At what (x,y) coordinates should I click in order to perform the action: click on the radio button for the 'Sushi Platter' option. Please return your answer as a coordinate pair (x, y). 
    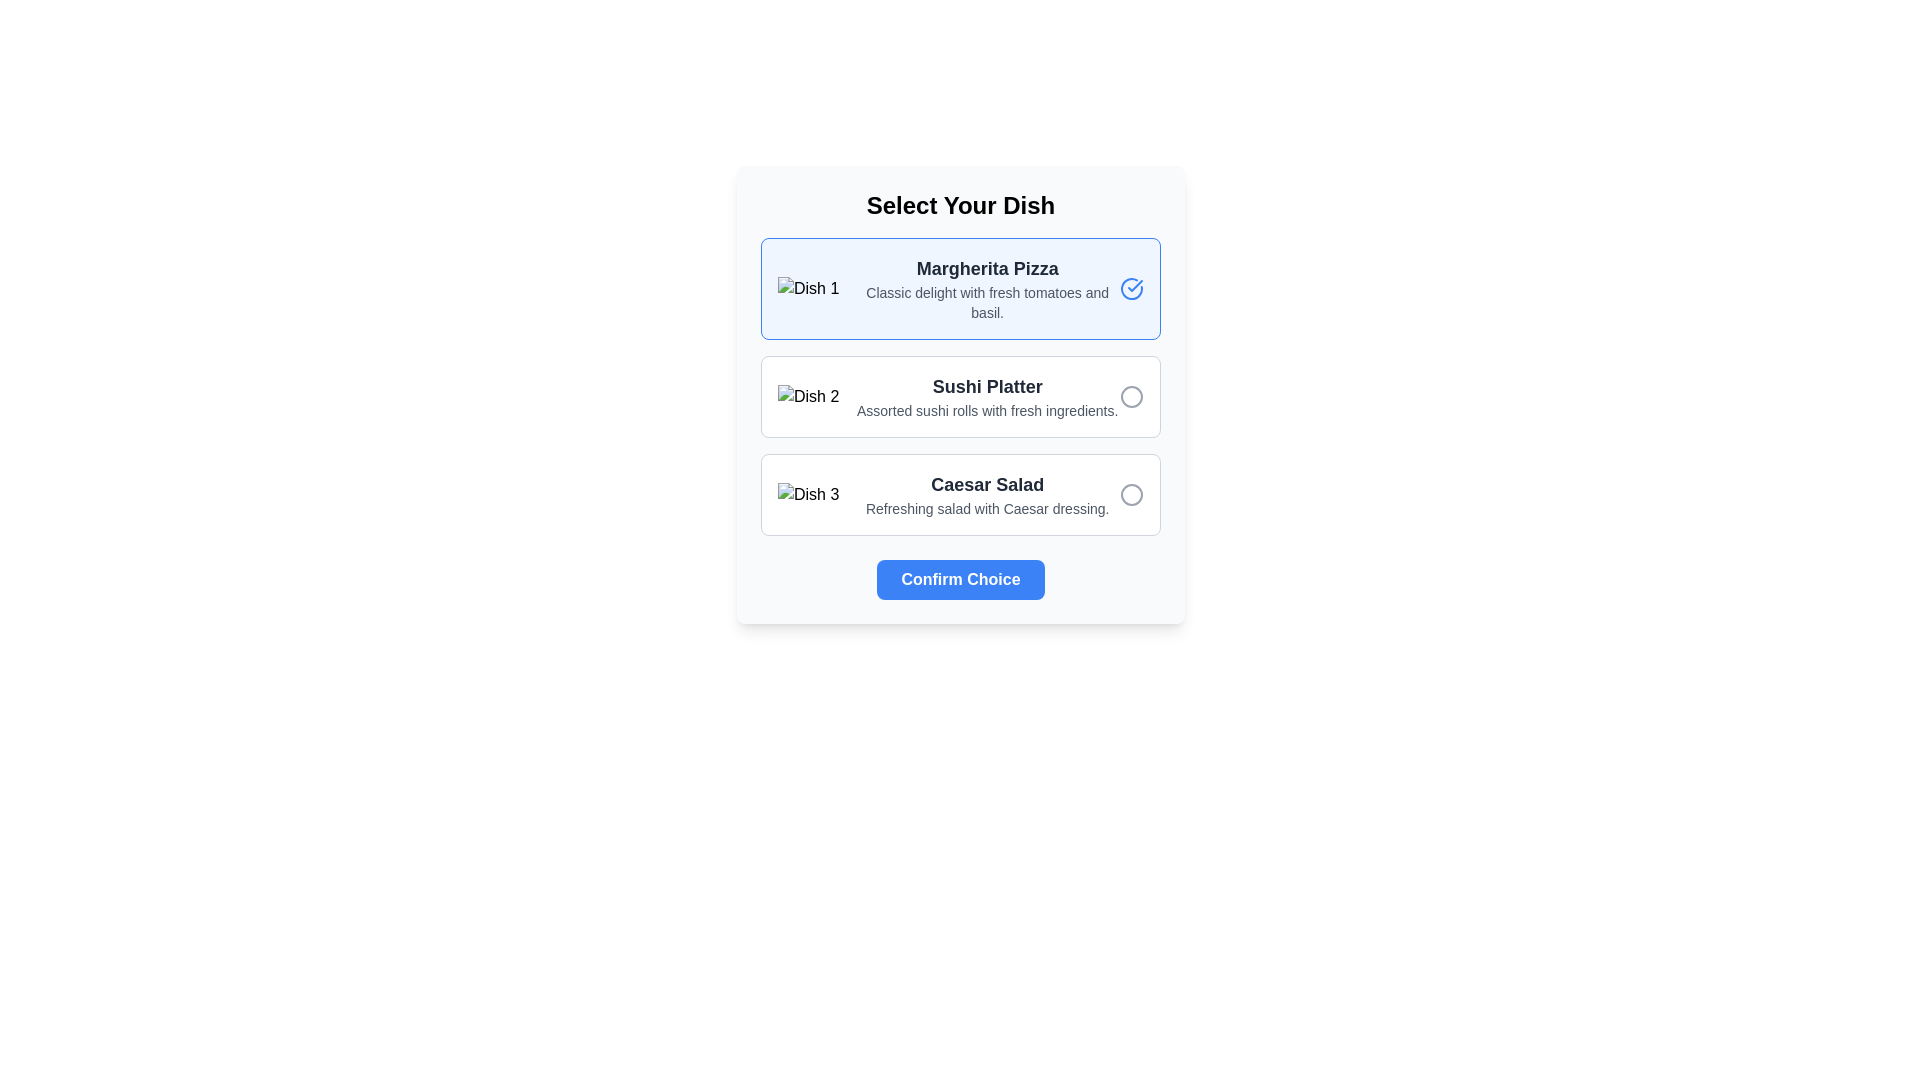
    Looking at the image, I should click on (1132, 397).